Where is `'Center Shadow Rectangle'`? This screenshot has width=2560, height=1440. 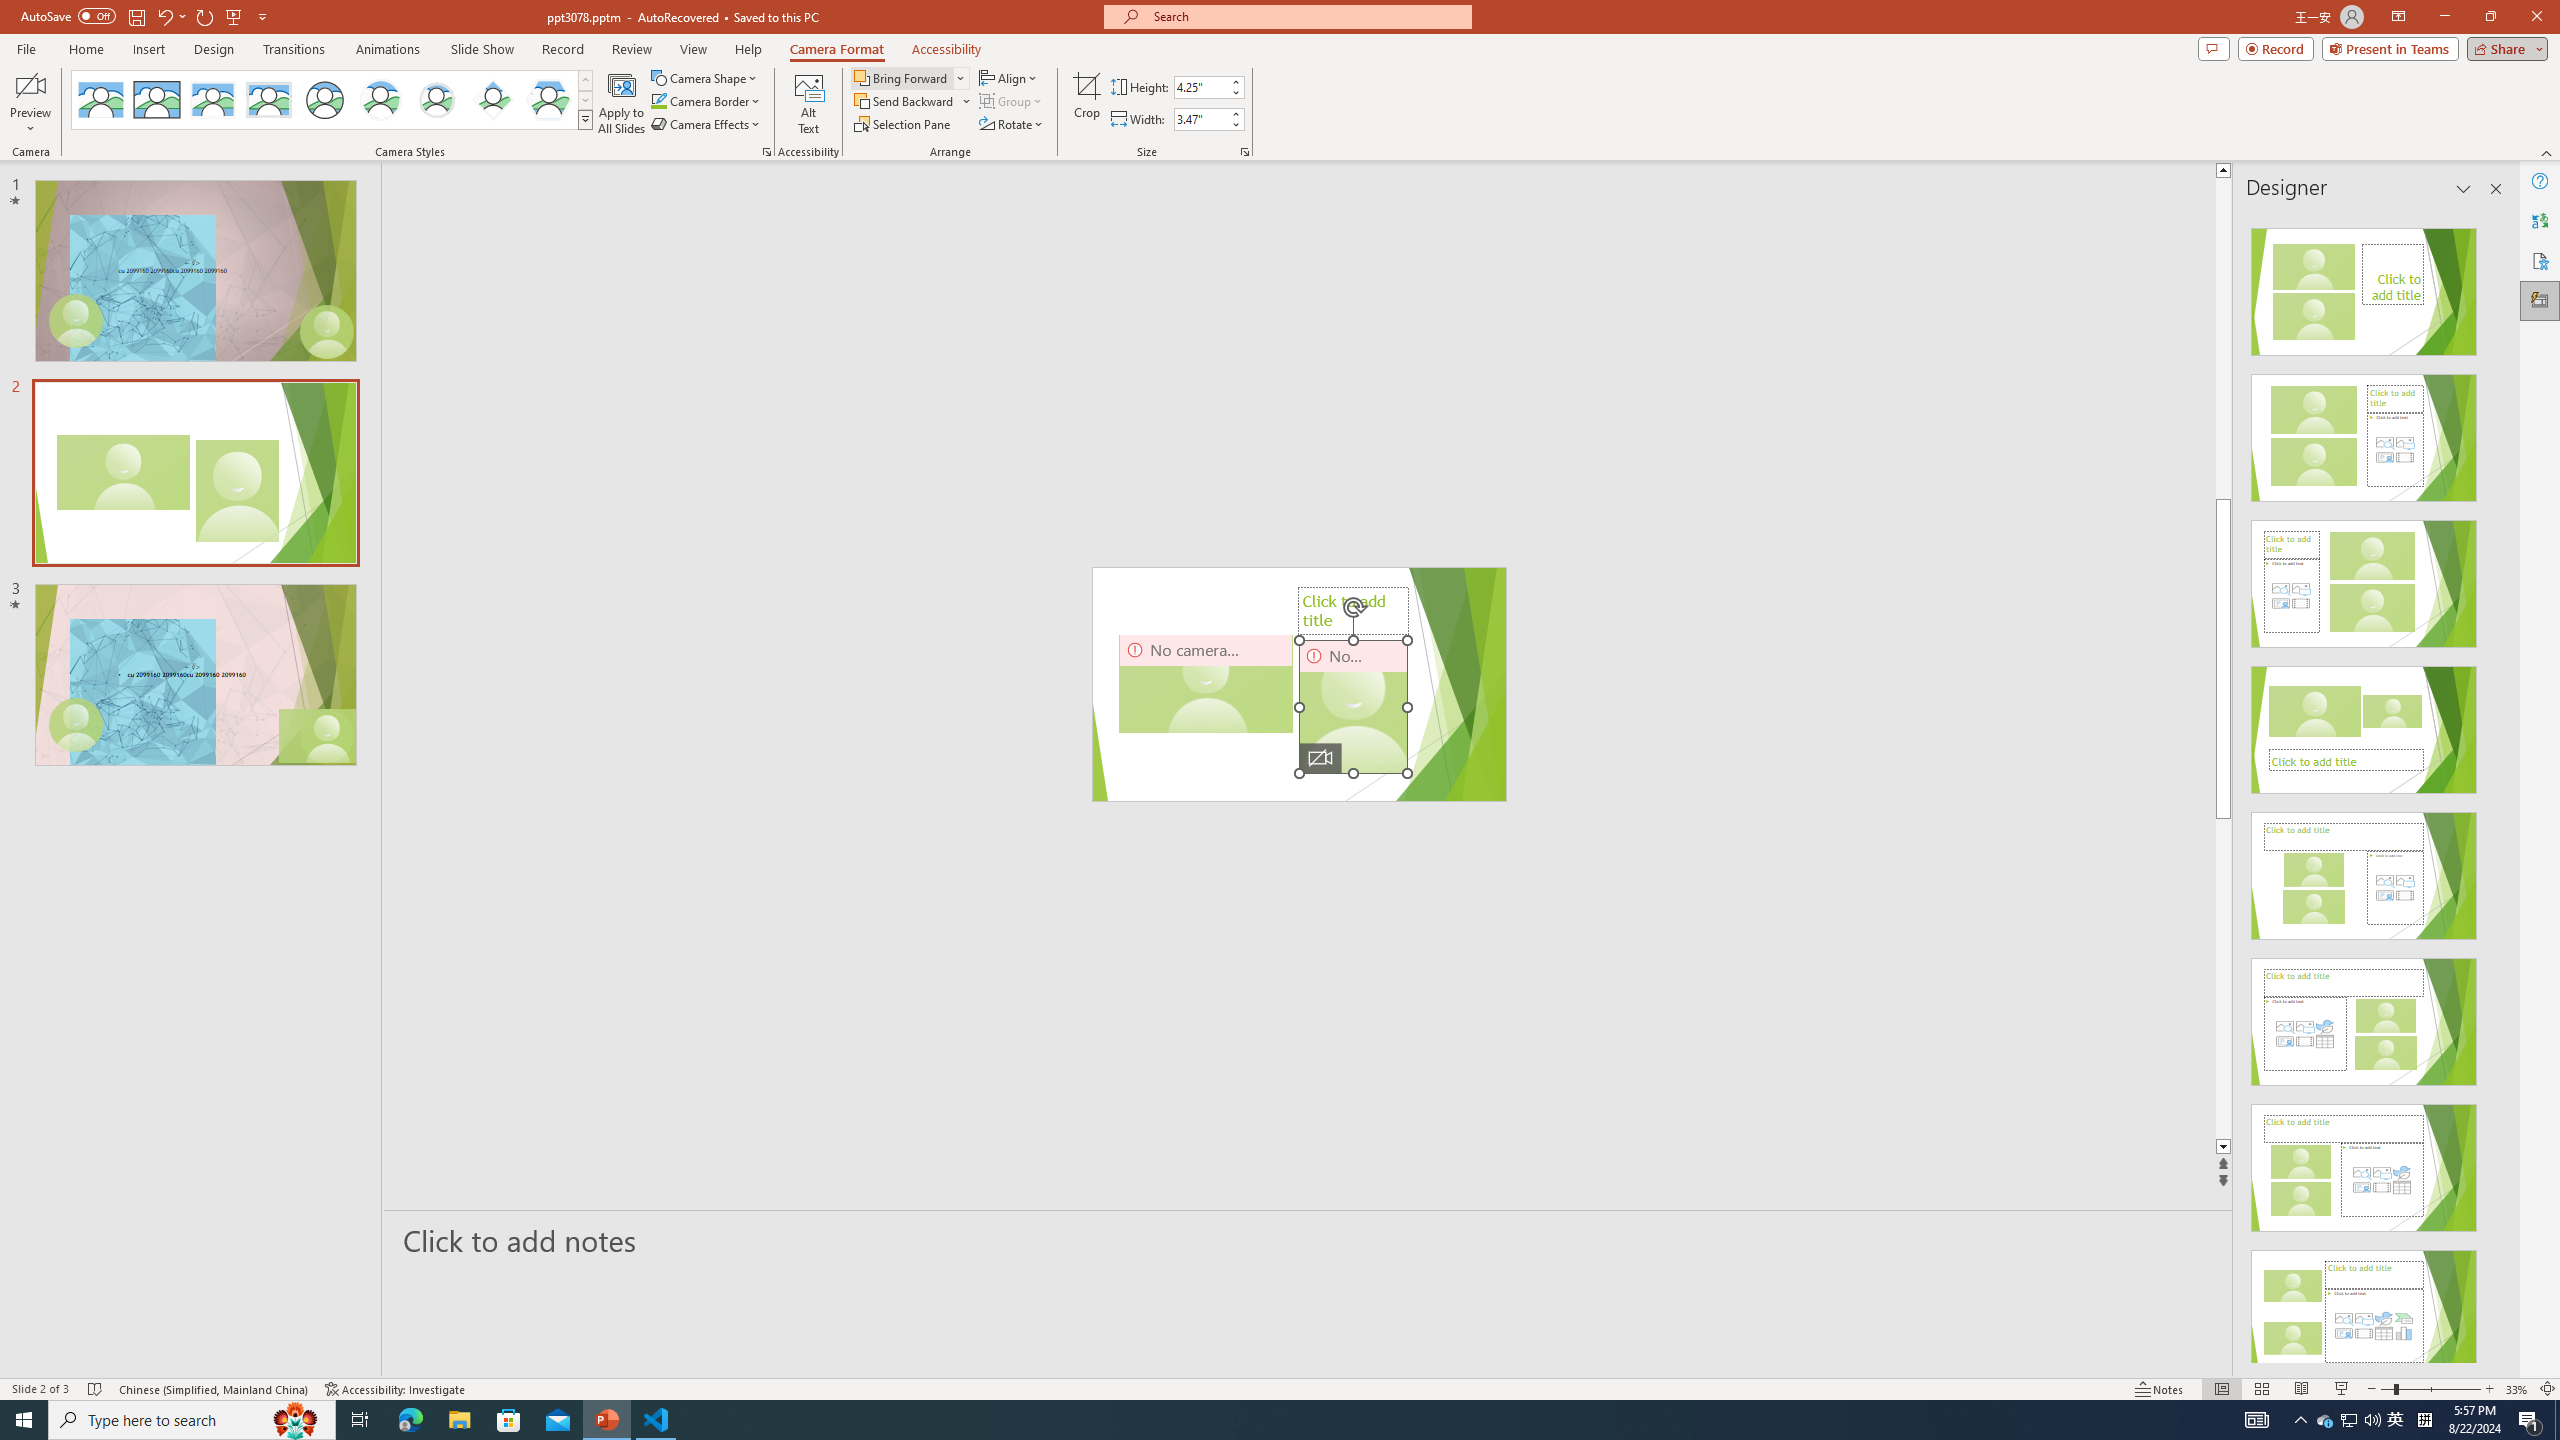
'Center Shadow Rectangle' is located at coordinates (211, 99).